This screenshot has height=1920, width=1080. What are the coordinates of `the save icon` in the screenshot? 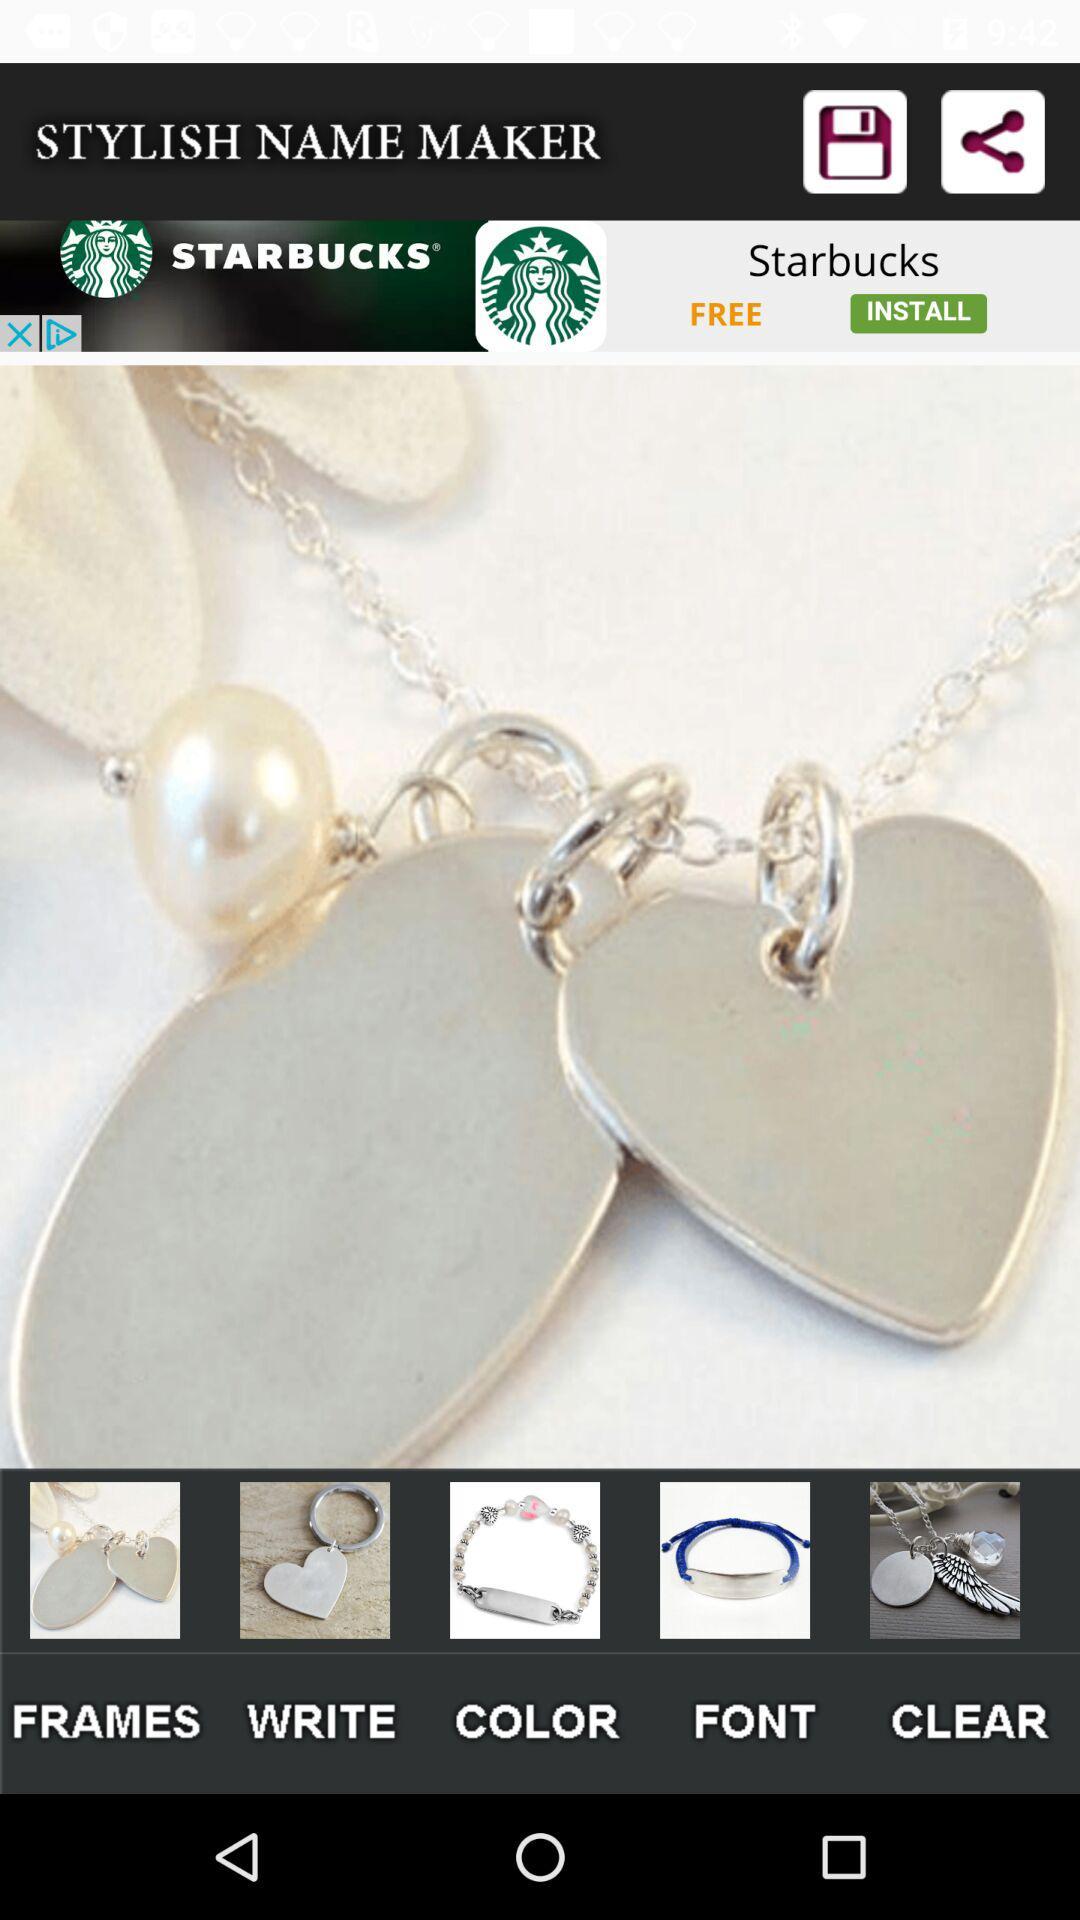 It's located at (855, 140).